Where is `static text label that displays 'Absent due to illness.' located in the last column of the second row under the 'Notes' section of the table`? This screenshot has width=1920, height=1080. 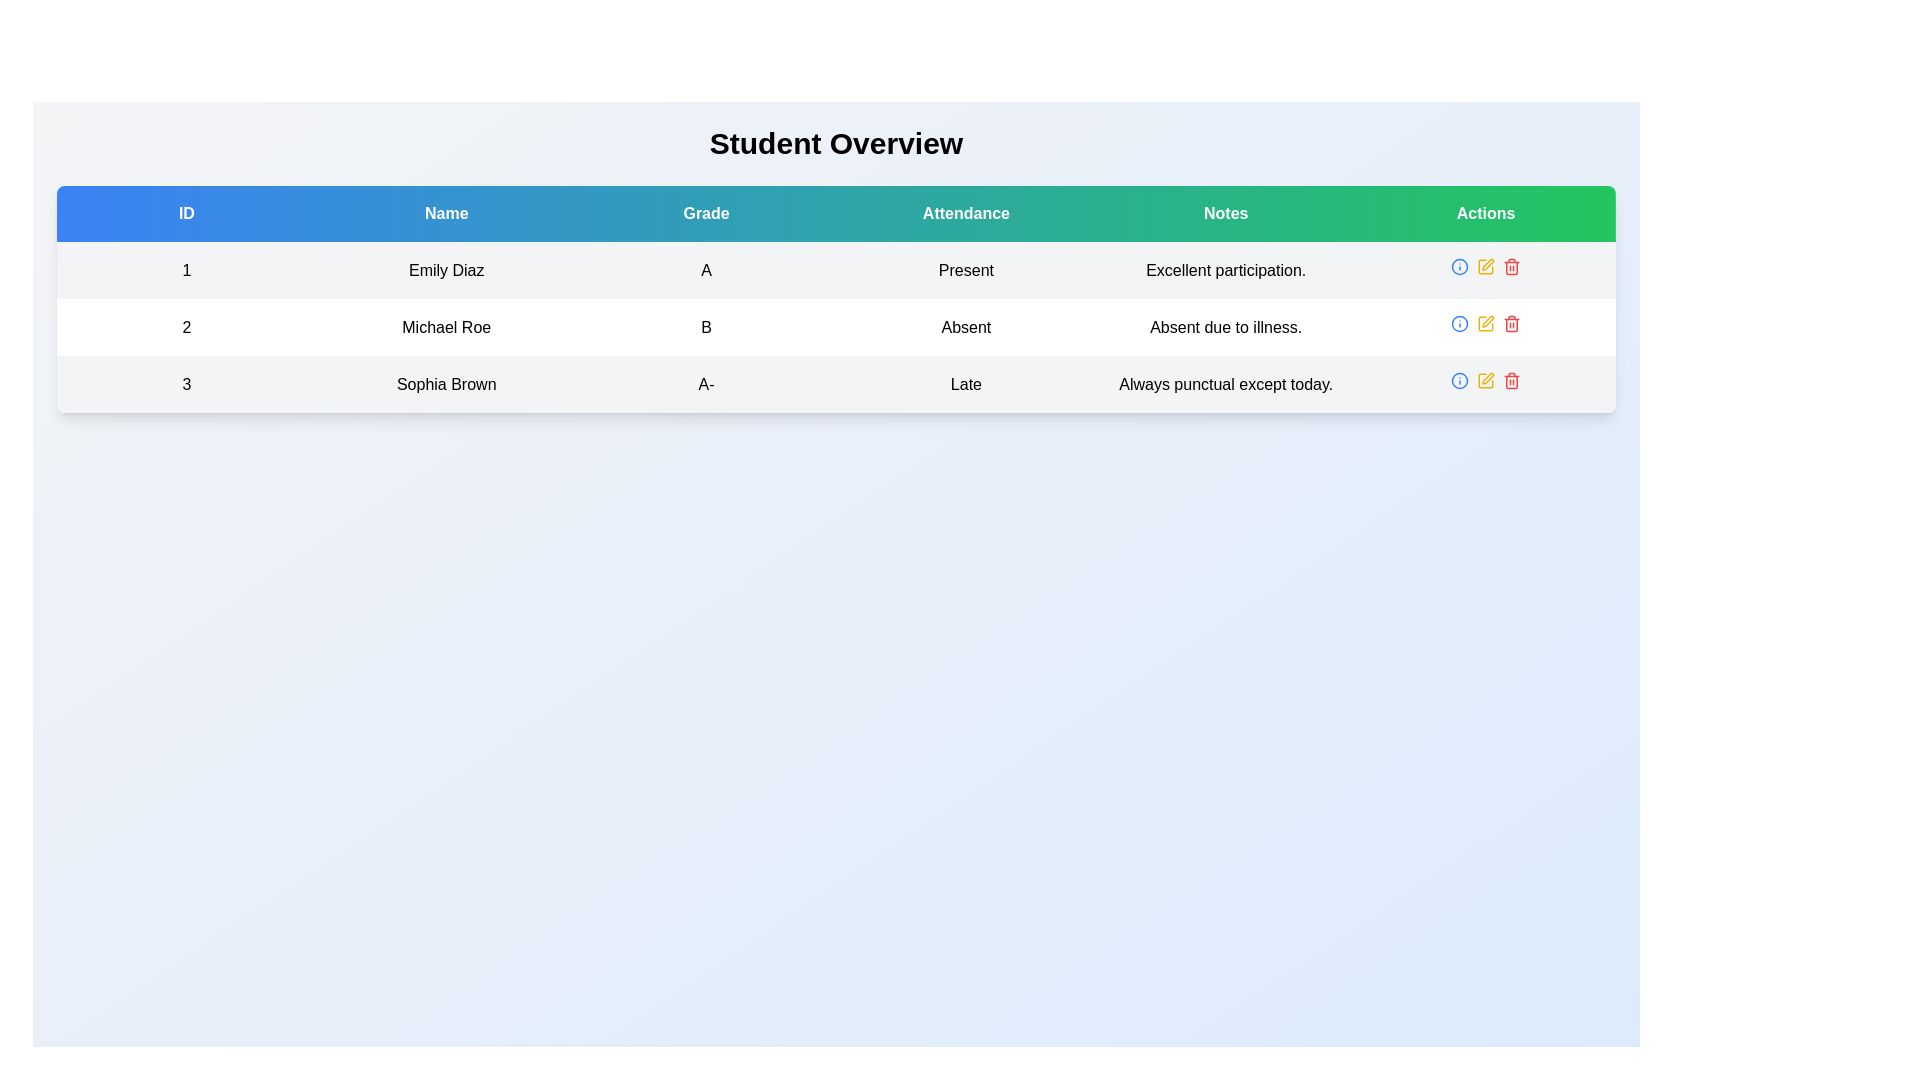 static text label that displays 'Absent due to illness.' located in the last column of the second row under the 'Notes' section of the table is located at coordinates (1225, 326).